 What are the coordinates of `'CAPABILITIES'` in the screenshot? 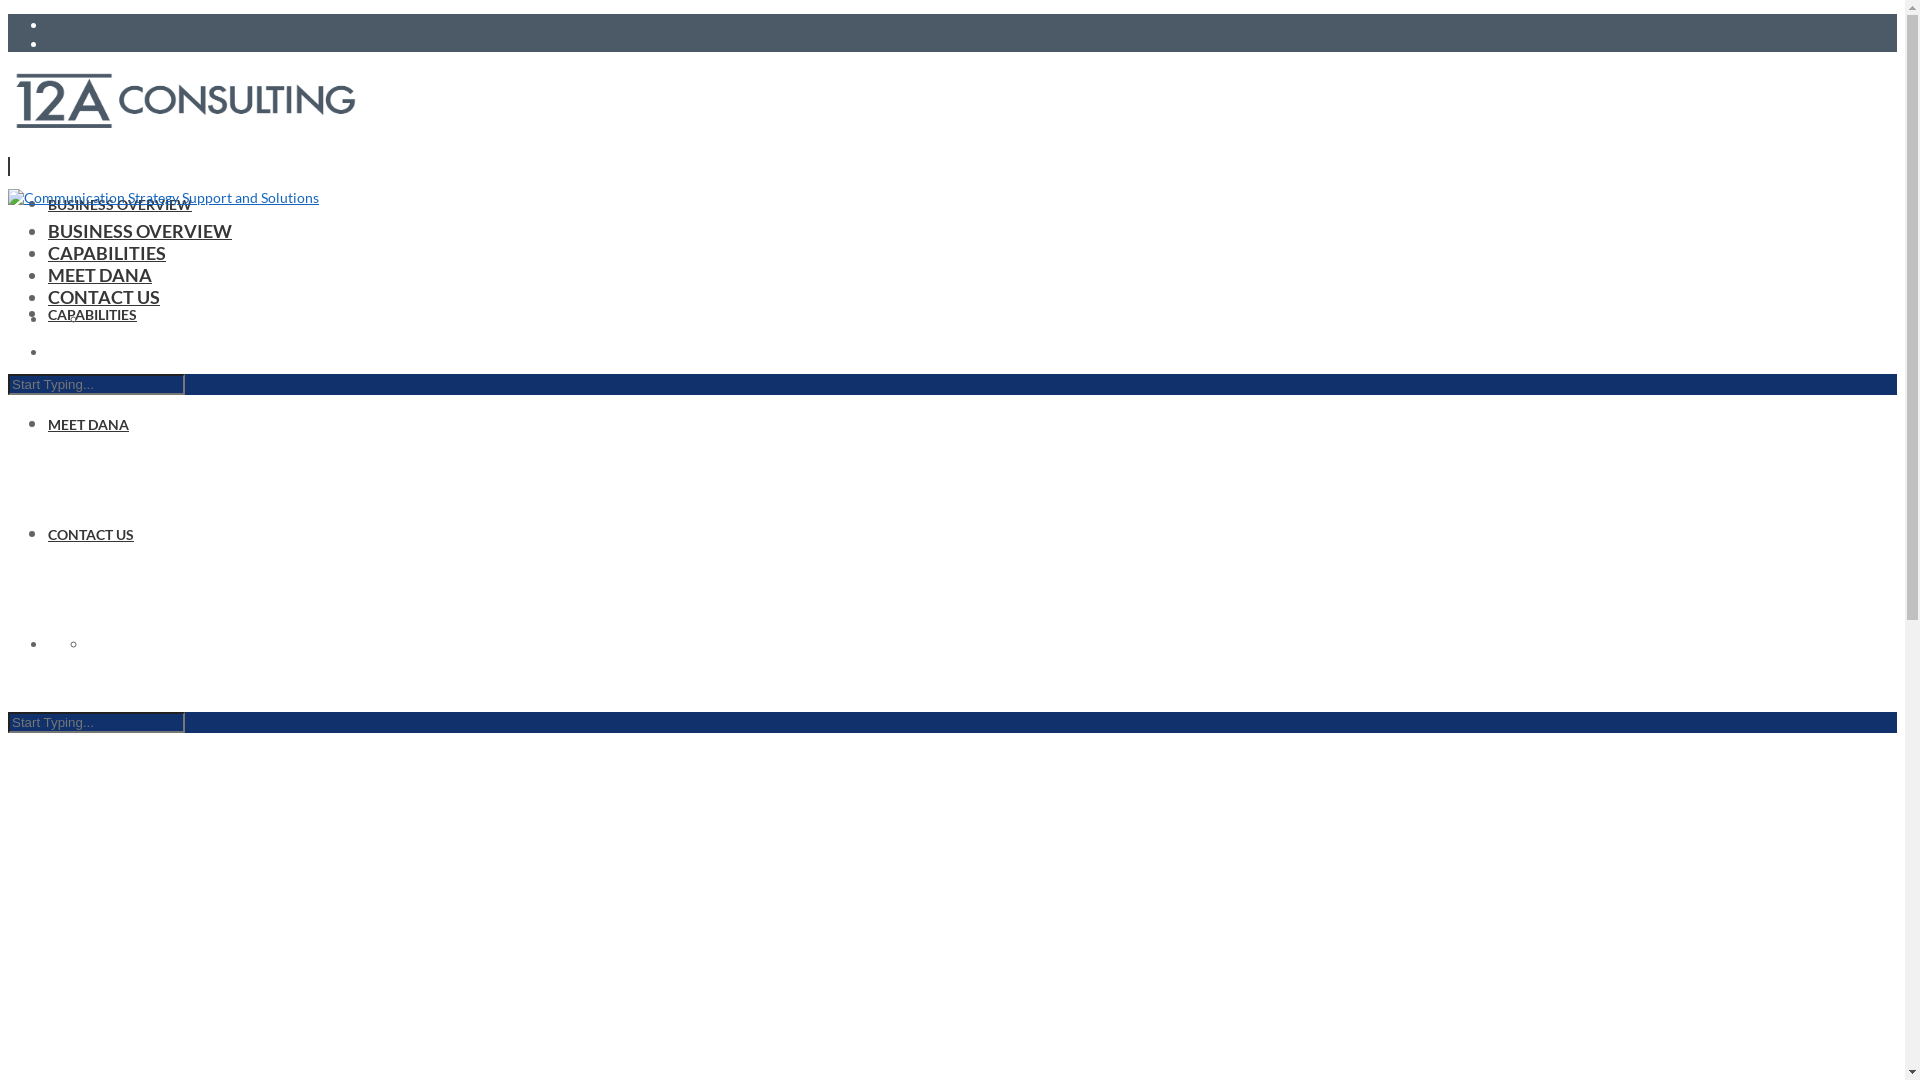 It's located at (91, 314).